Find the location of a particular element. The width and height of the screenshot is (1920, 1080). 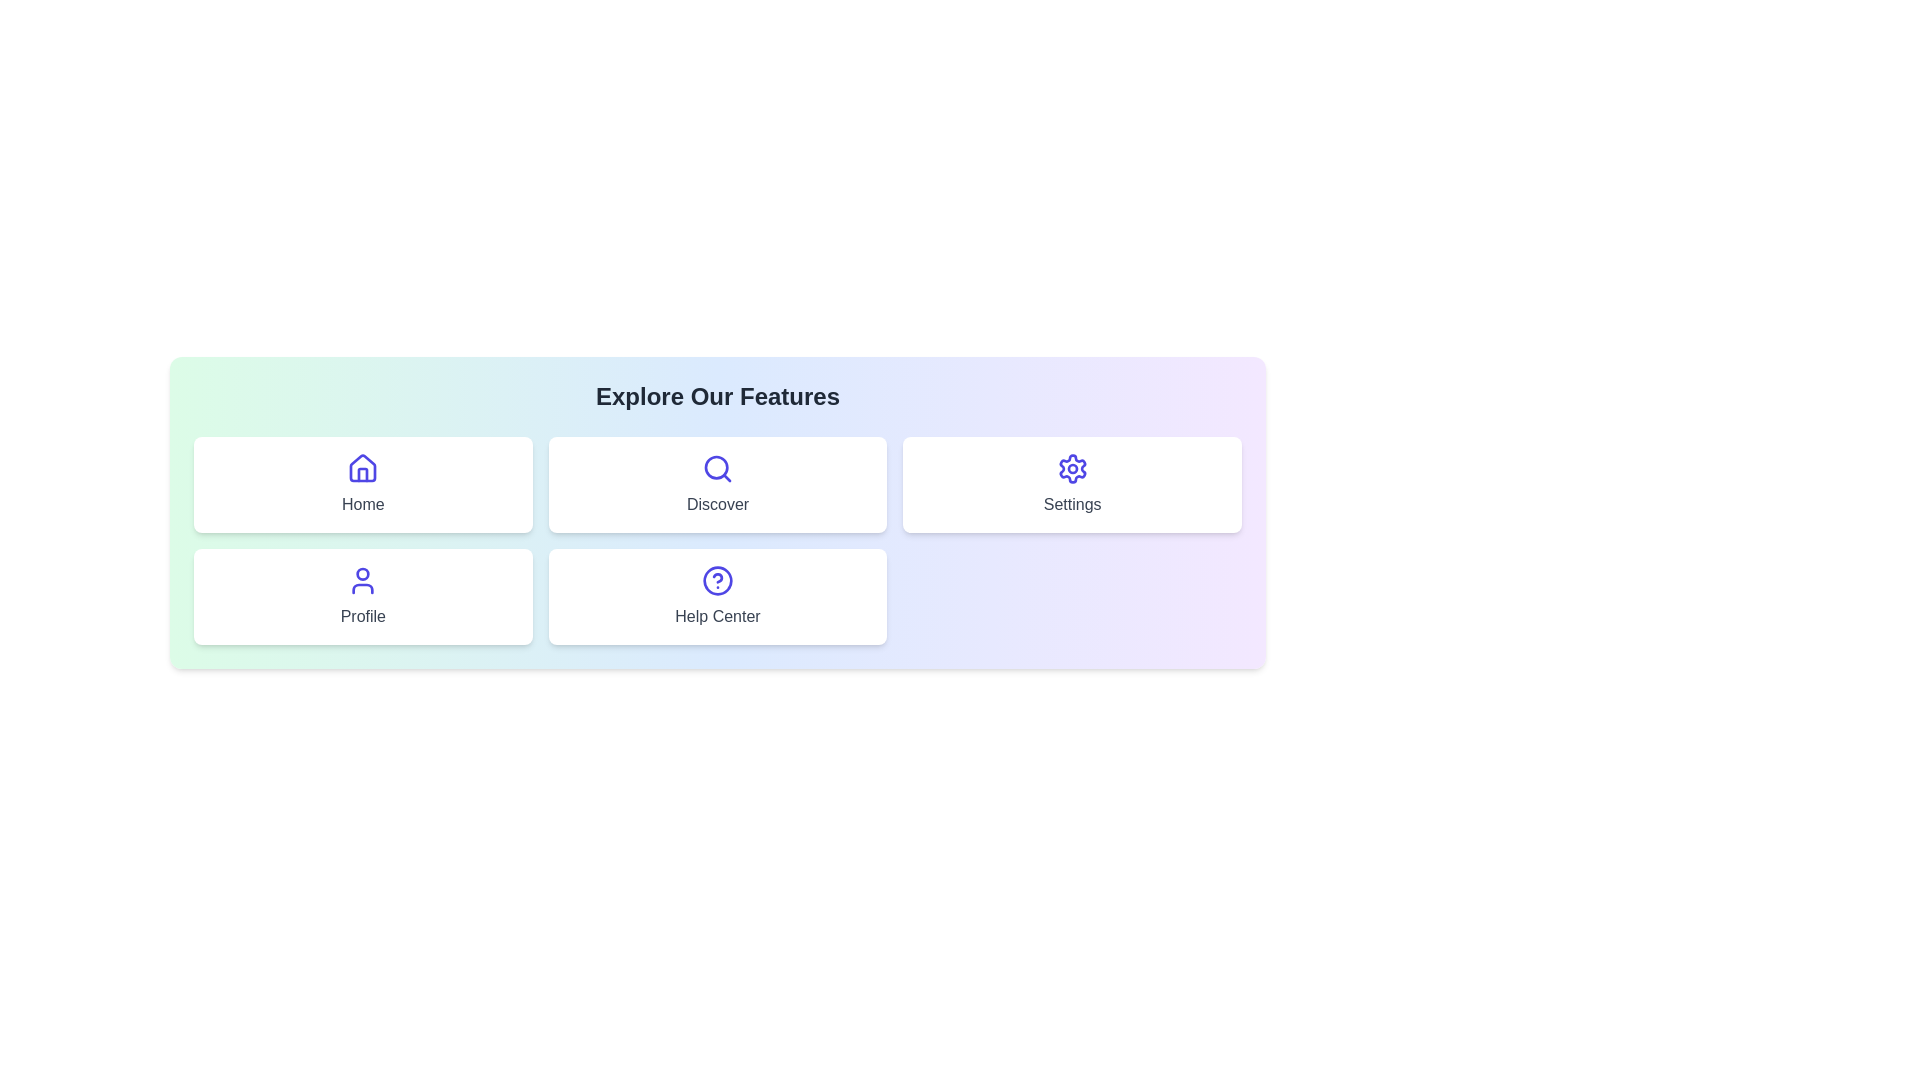

the navigation button located in the bottom-right corner of the 2x3 grid layout is located at coordinates (718, 596).